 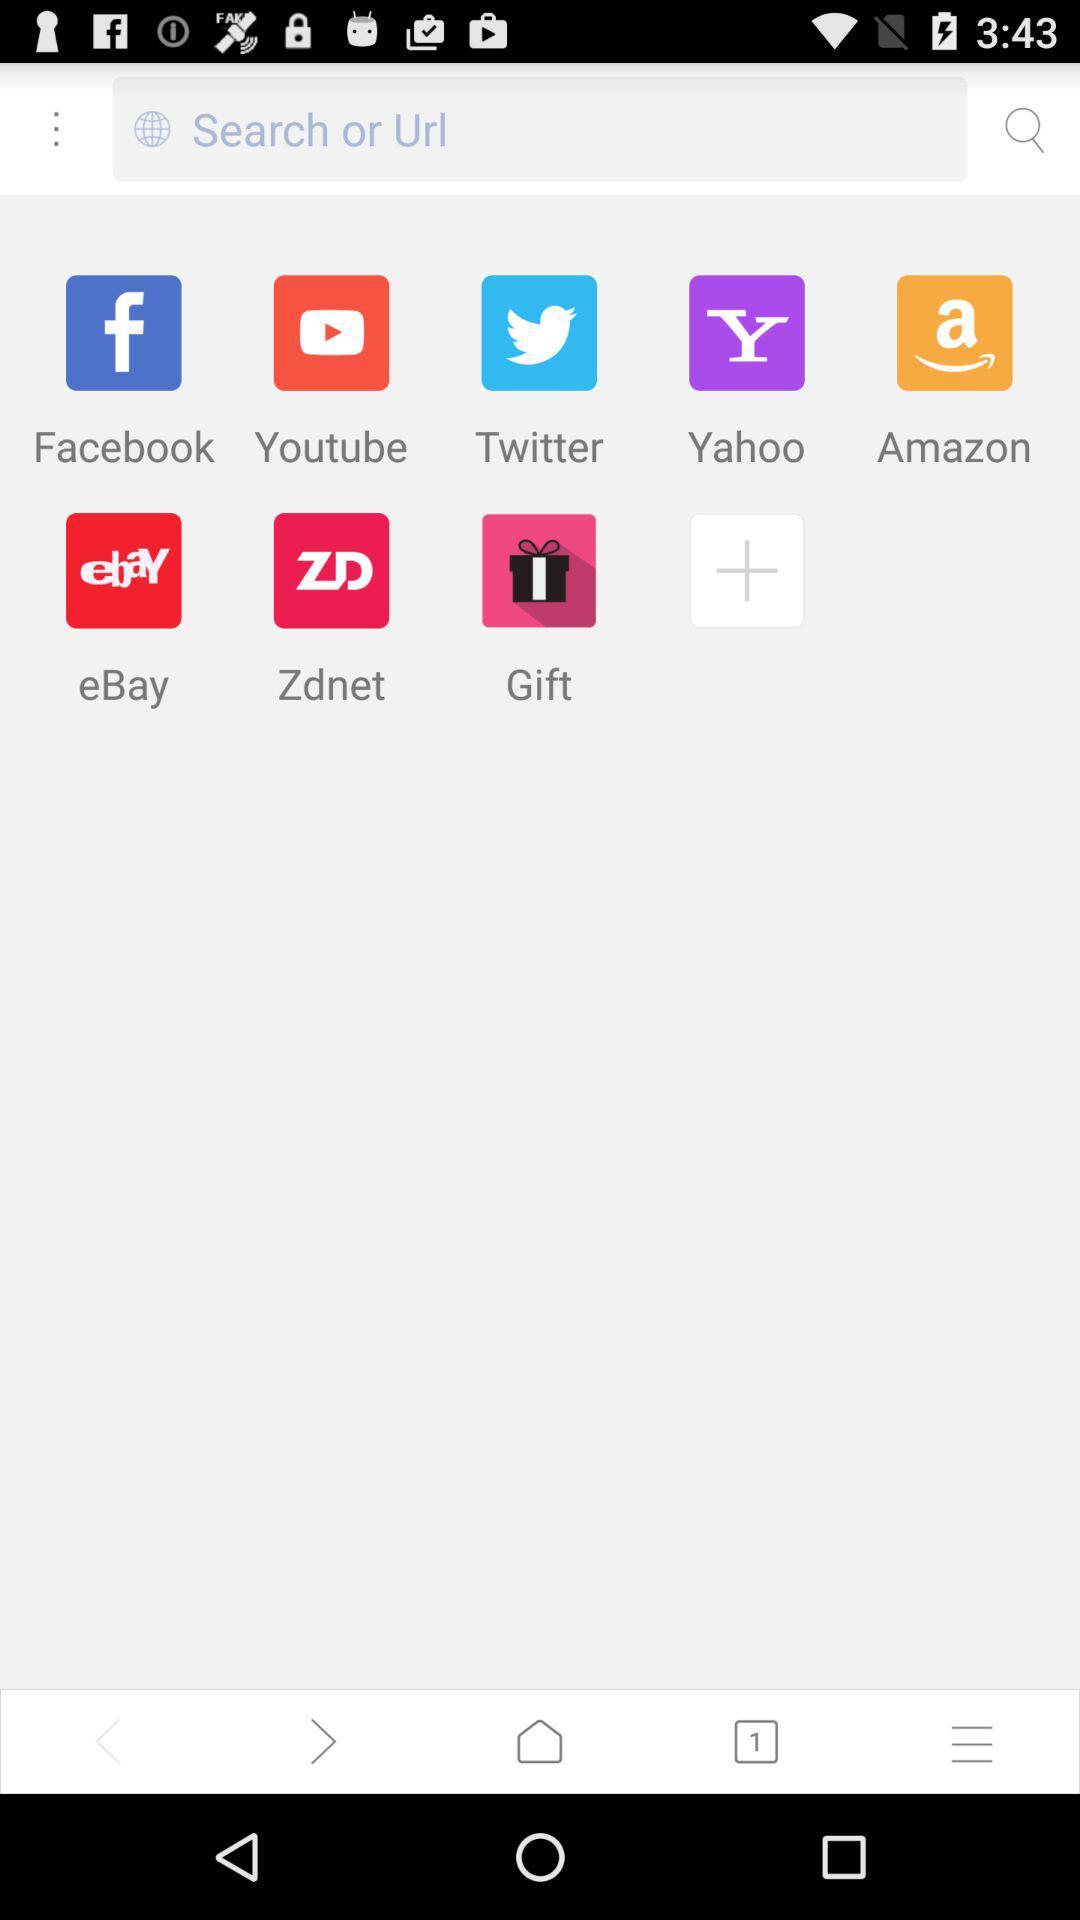 I want to click on the globe icon, so click(x=151, y=137).